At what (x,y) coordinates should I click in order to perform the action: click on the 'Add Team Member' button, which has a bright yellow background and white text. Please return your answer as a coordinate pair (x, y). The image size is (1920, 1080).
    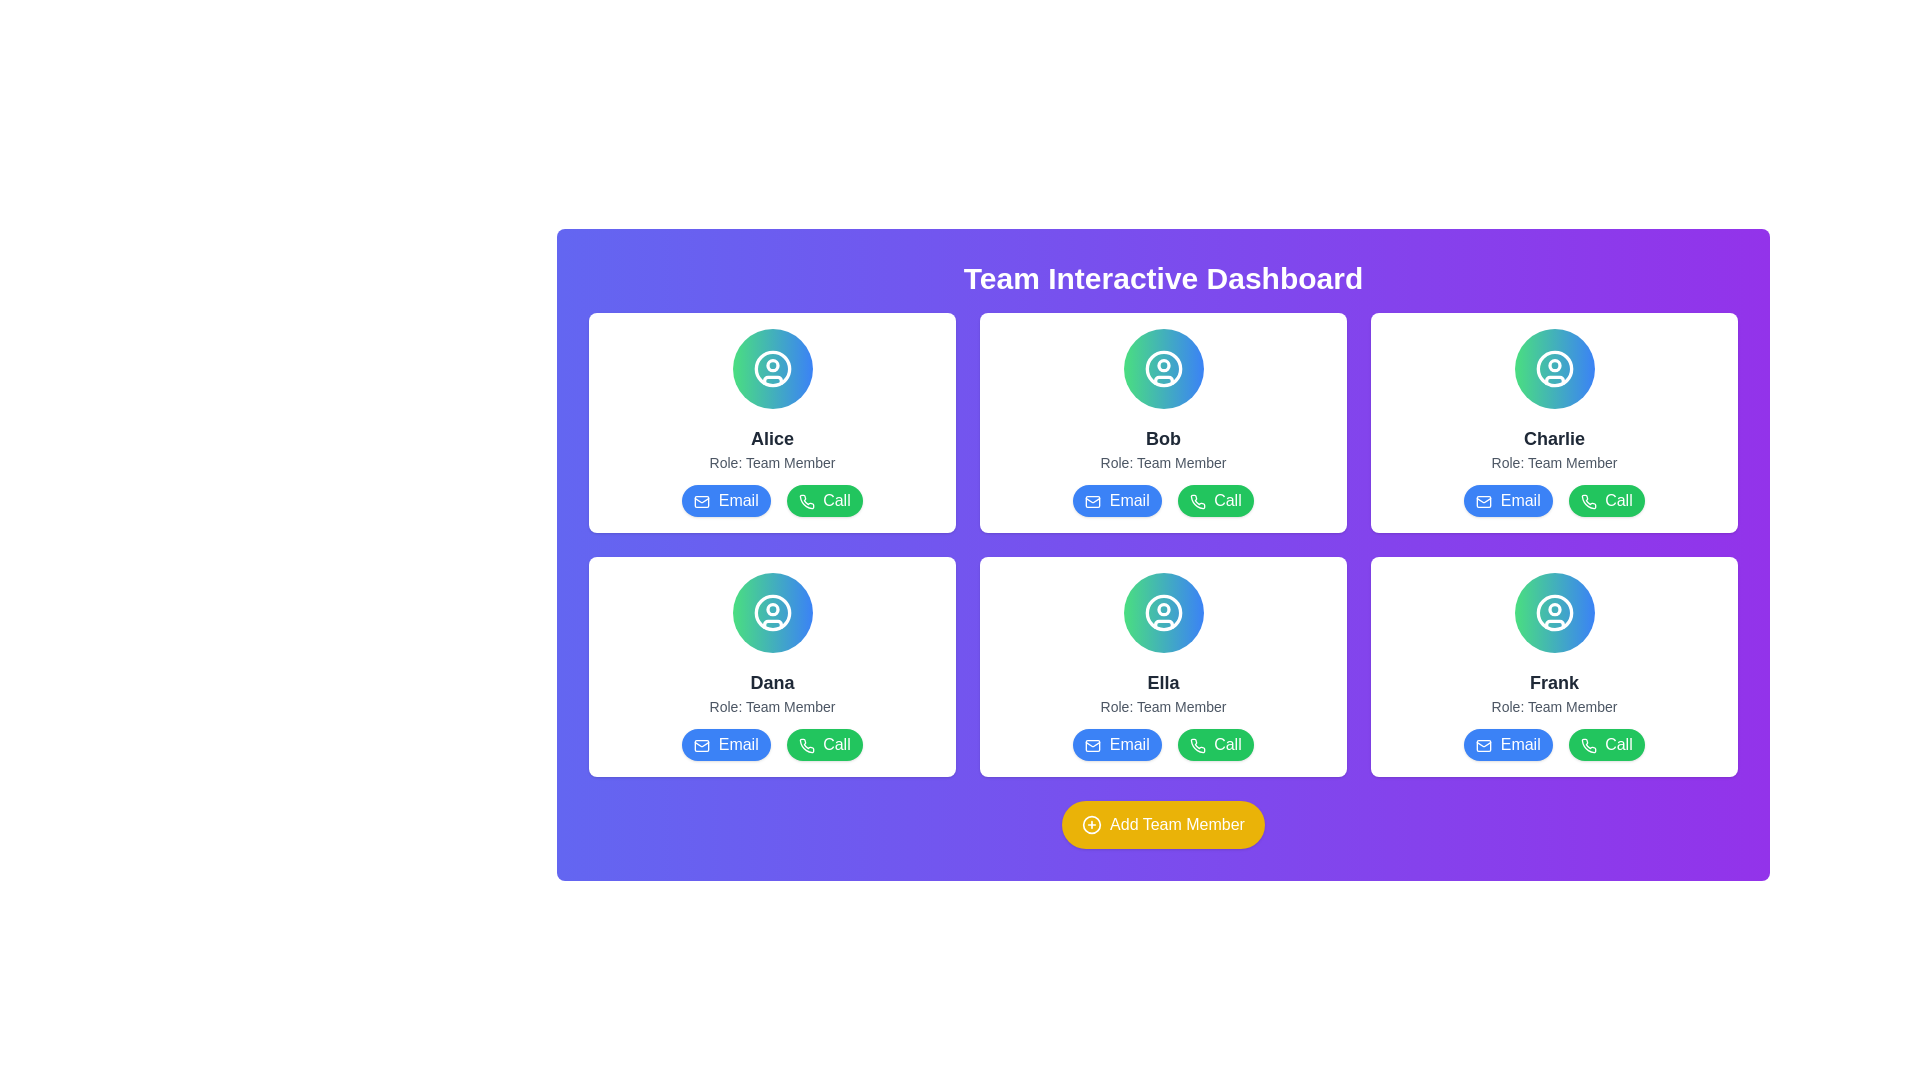
    Looking at the image, I should click on (1163, 825).